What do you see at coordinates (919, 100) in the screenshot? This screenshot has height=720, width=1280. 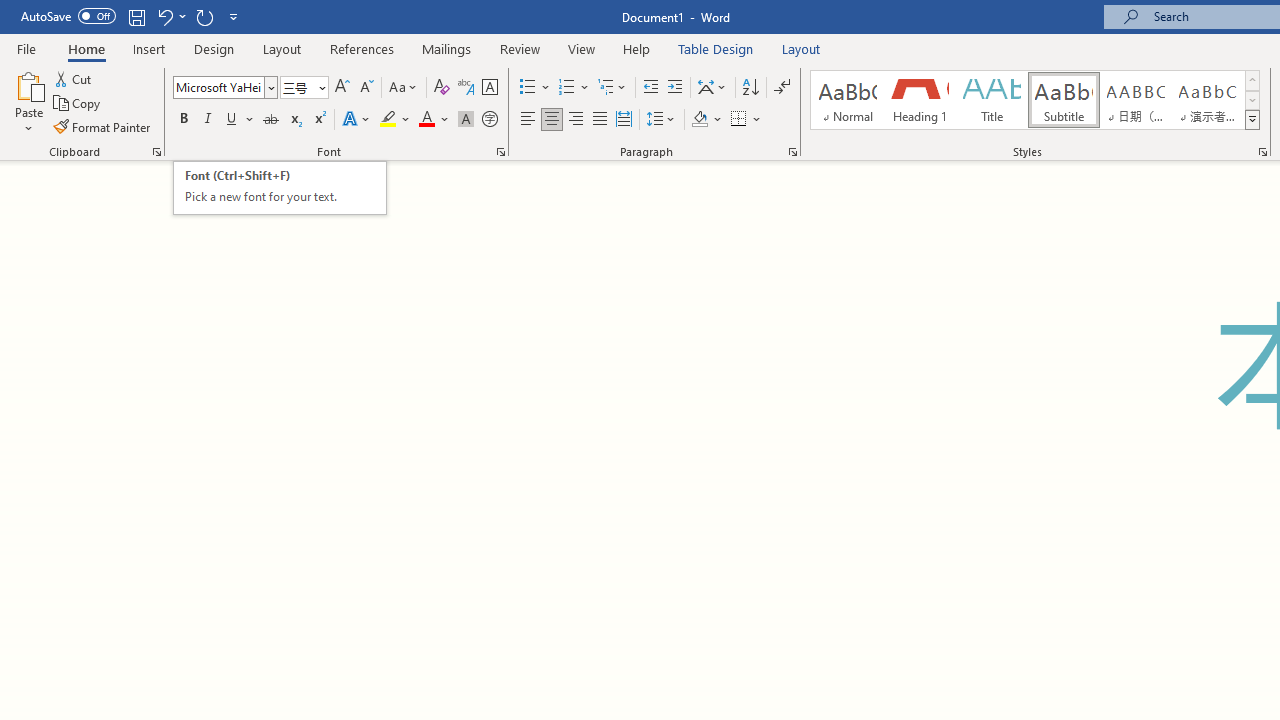 I see `'Heading 1'` at bounding box center [919, 100].